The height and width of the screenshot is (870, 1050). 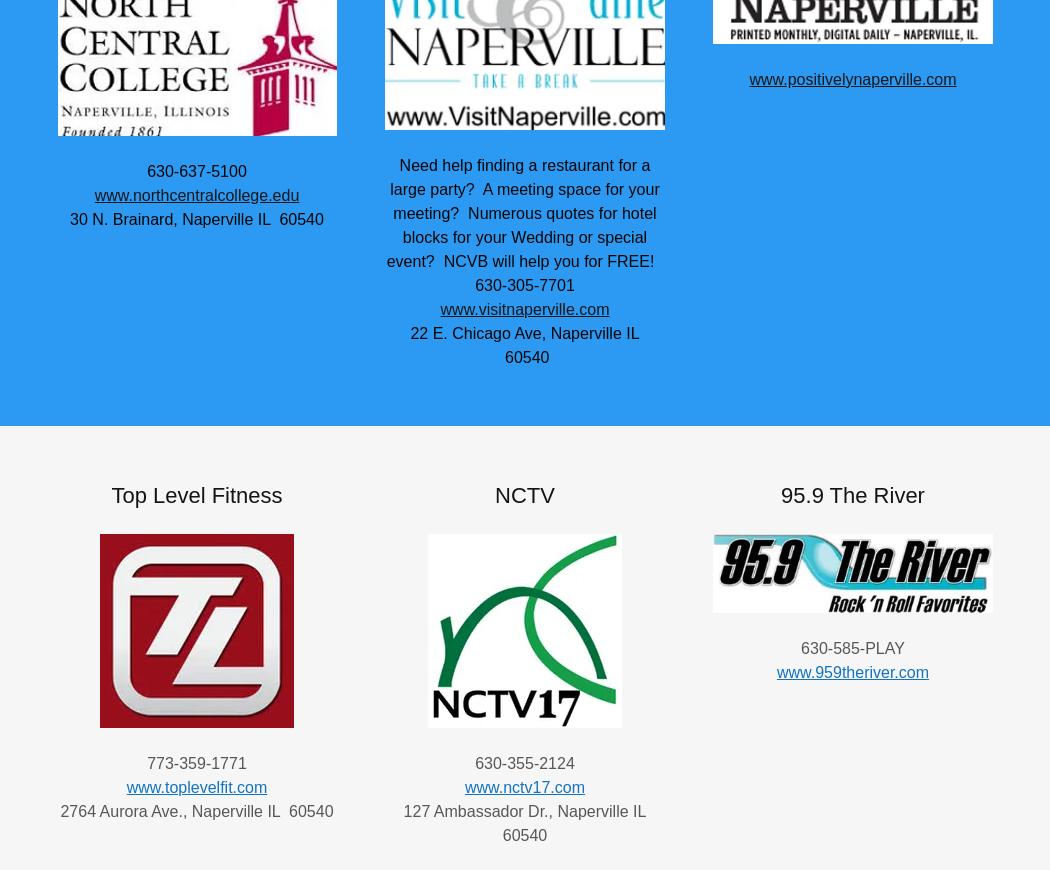 What do you see at coordinates (523, 822) in the screenshot?
I see `'127 Ambassador Dr., Naperville IL 60540'` at bounding box center [523, 822].